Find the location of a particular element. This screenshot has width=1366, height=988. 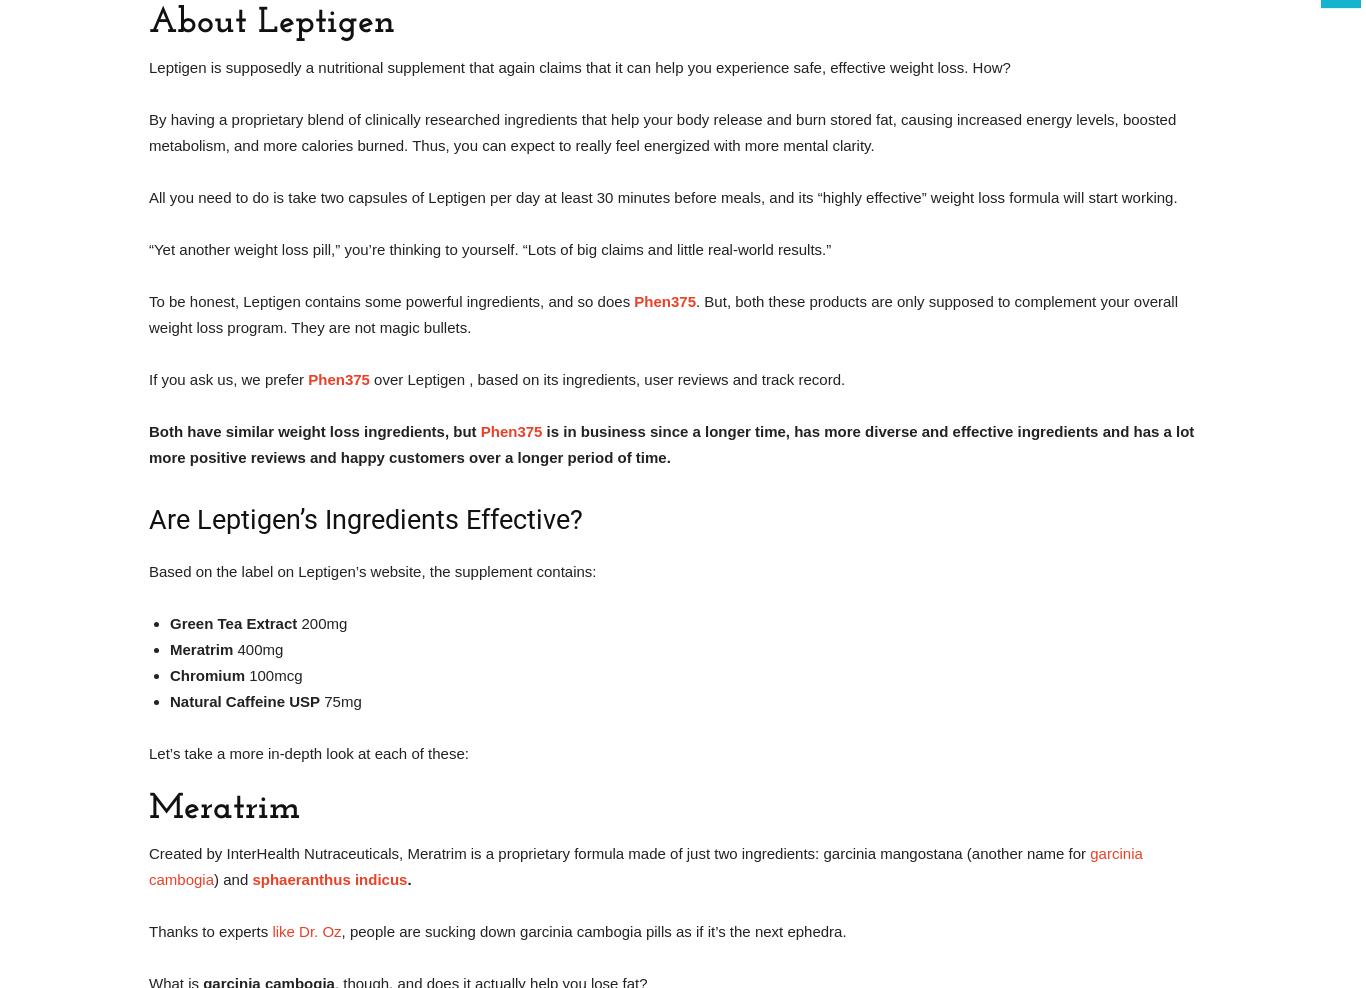

'sphaeranthus indicus' is located at coordinates (252, 878).